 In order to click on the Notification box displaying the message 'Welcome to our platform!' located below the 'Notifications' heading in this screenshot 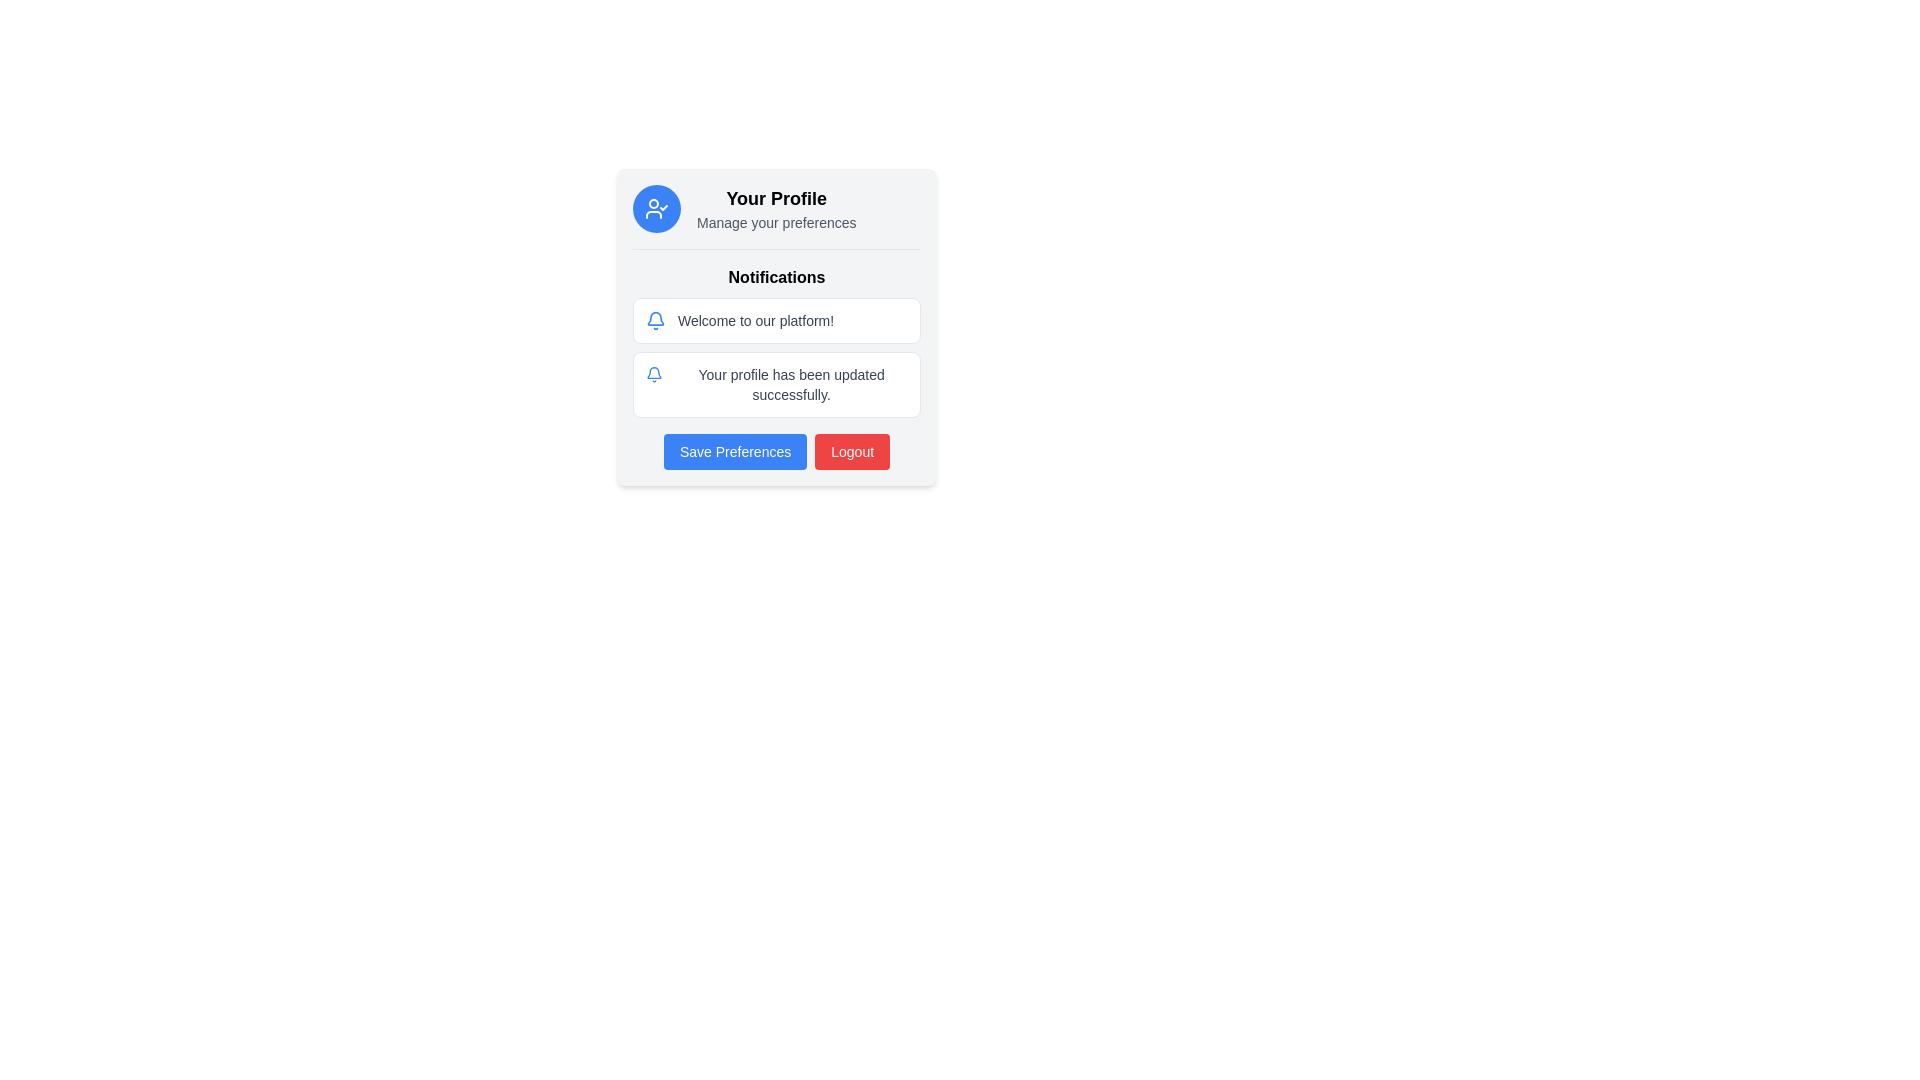, I will do `click(776, 326)`.